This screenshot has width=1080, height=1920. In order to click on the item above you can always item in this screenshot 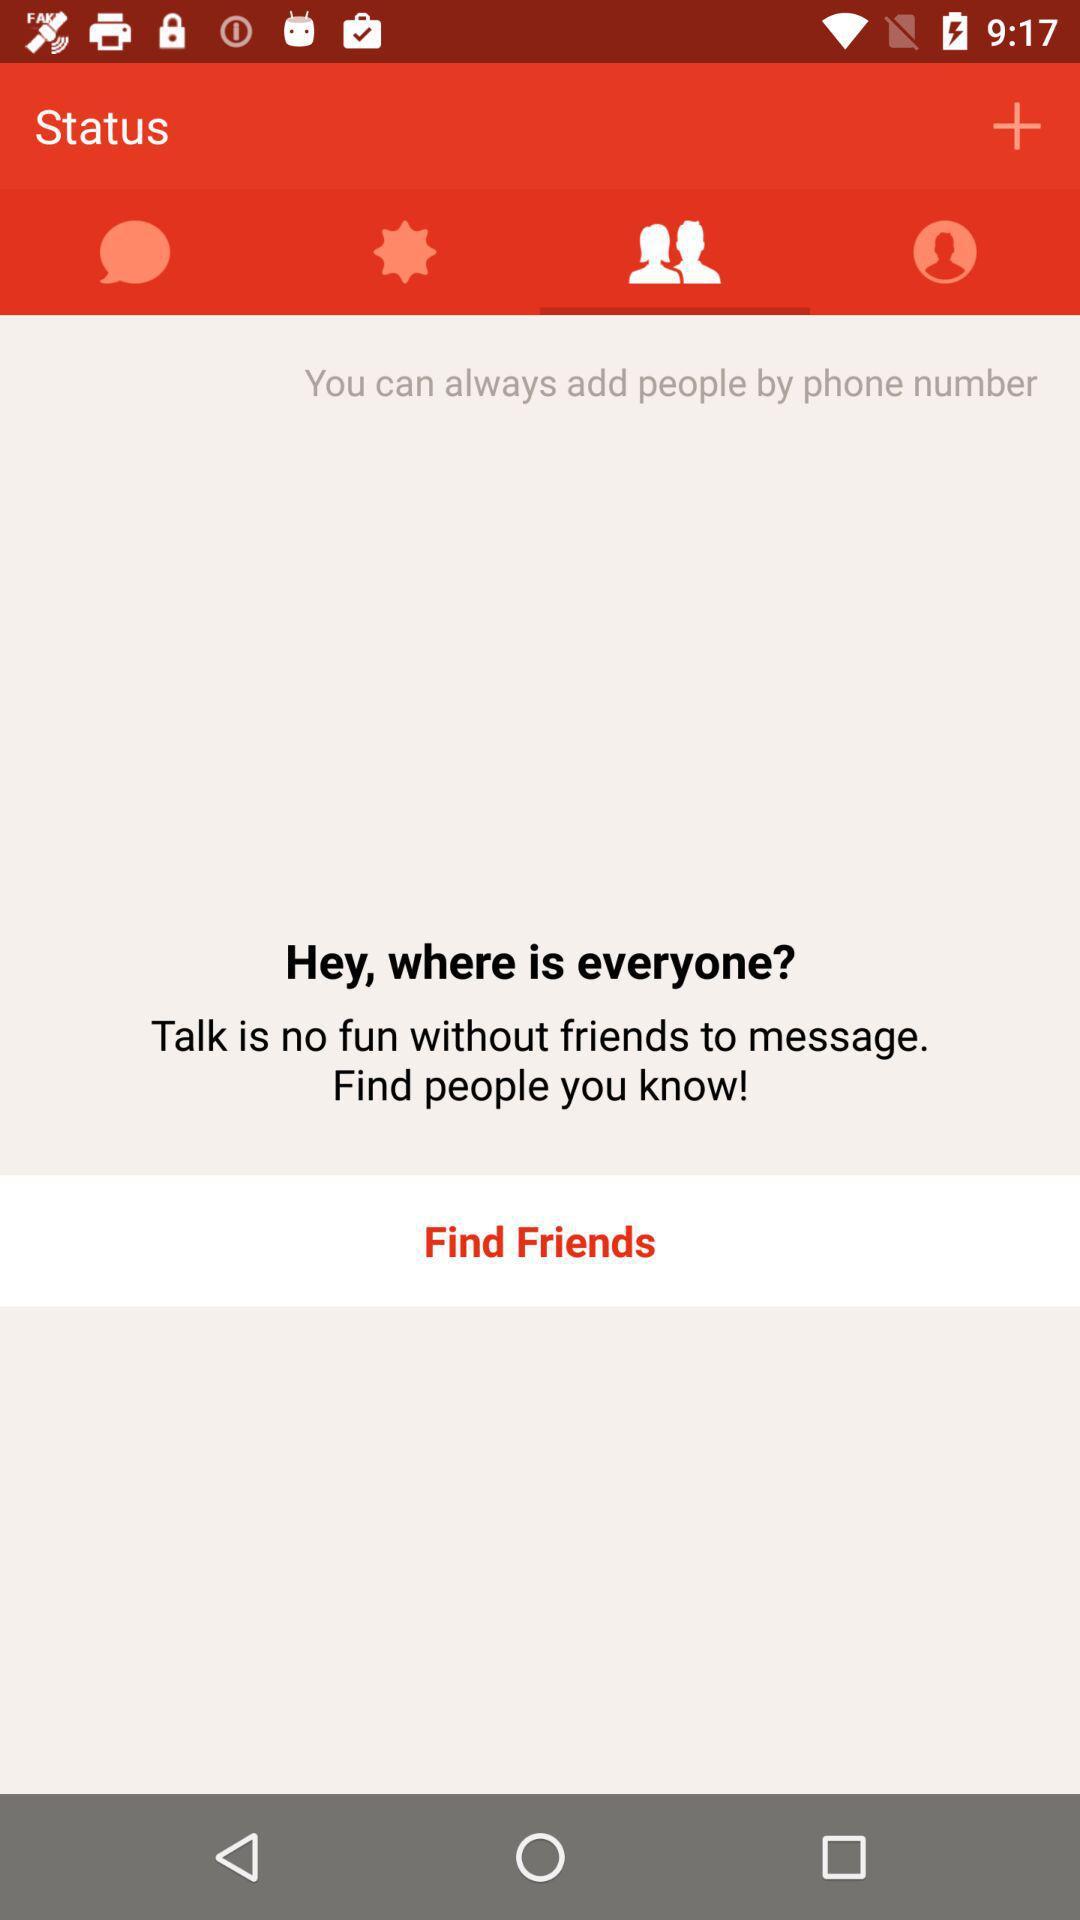, I will do `click(135, 251)`.